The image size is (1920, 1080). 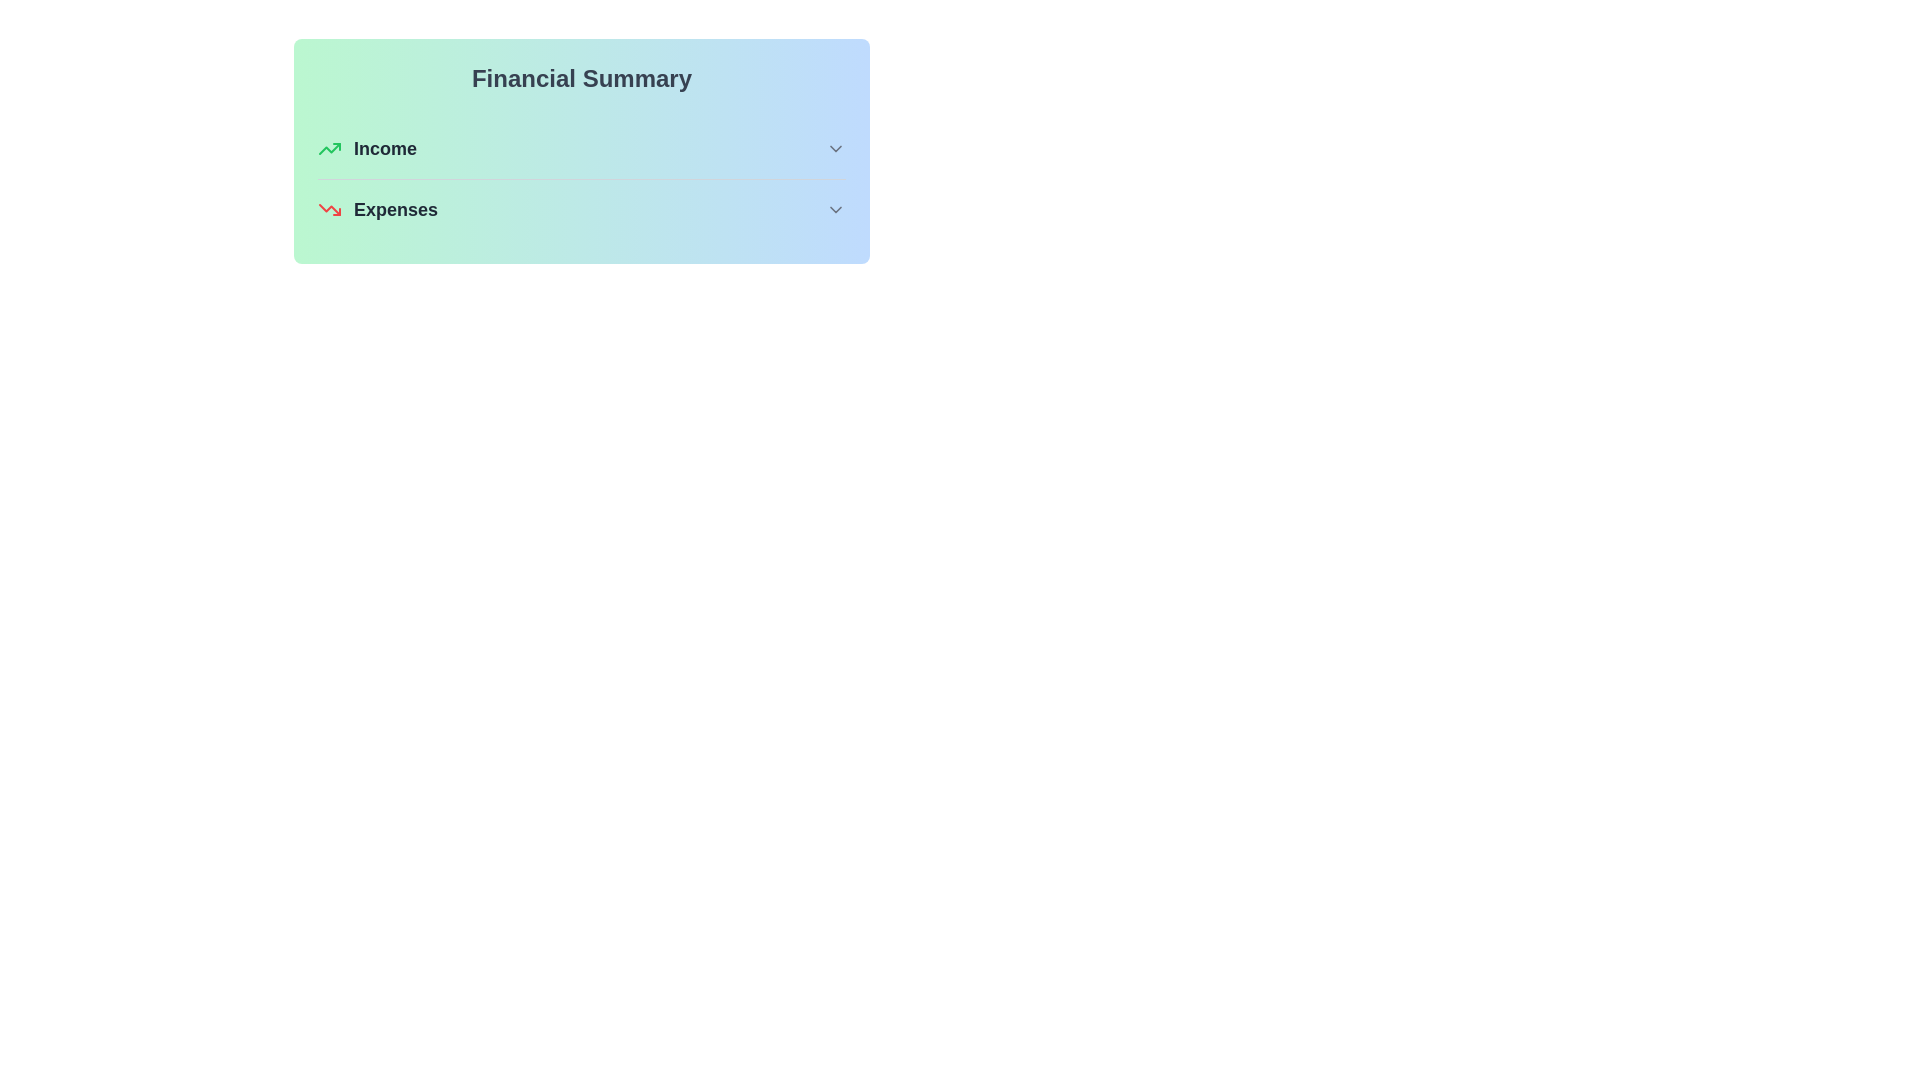 I want to click on the second list item representing 'Expenses' in the 'Financial Summary' section, so click(x=580, y=209).